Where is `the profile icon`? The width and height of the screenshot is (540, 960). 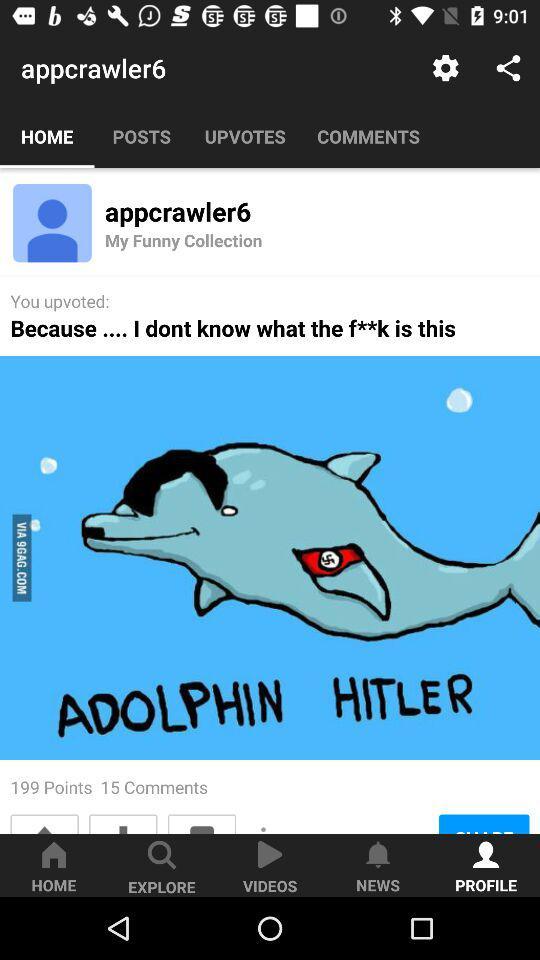
the profile icon is located at coordinates (52, 223).